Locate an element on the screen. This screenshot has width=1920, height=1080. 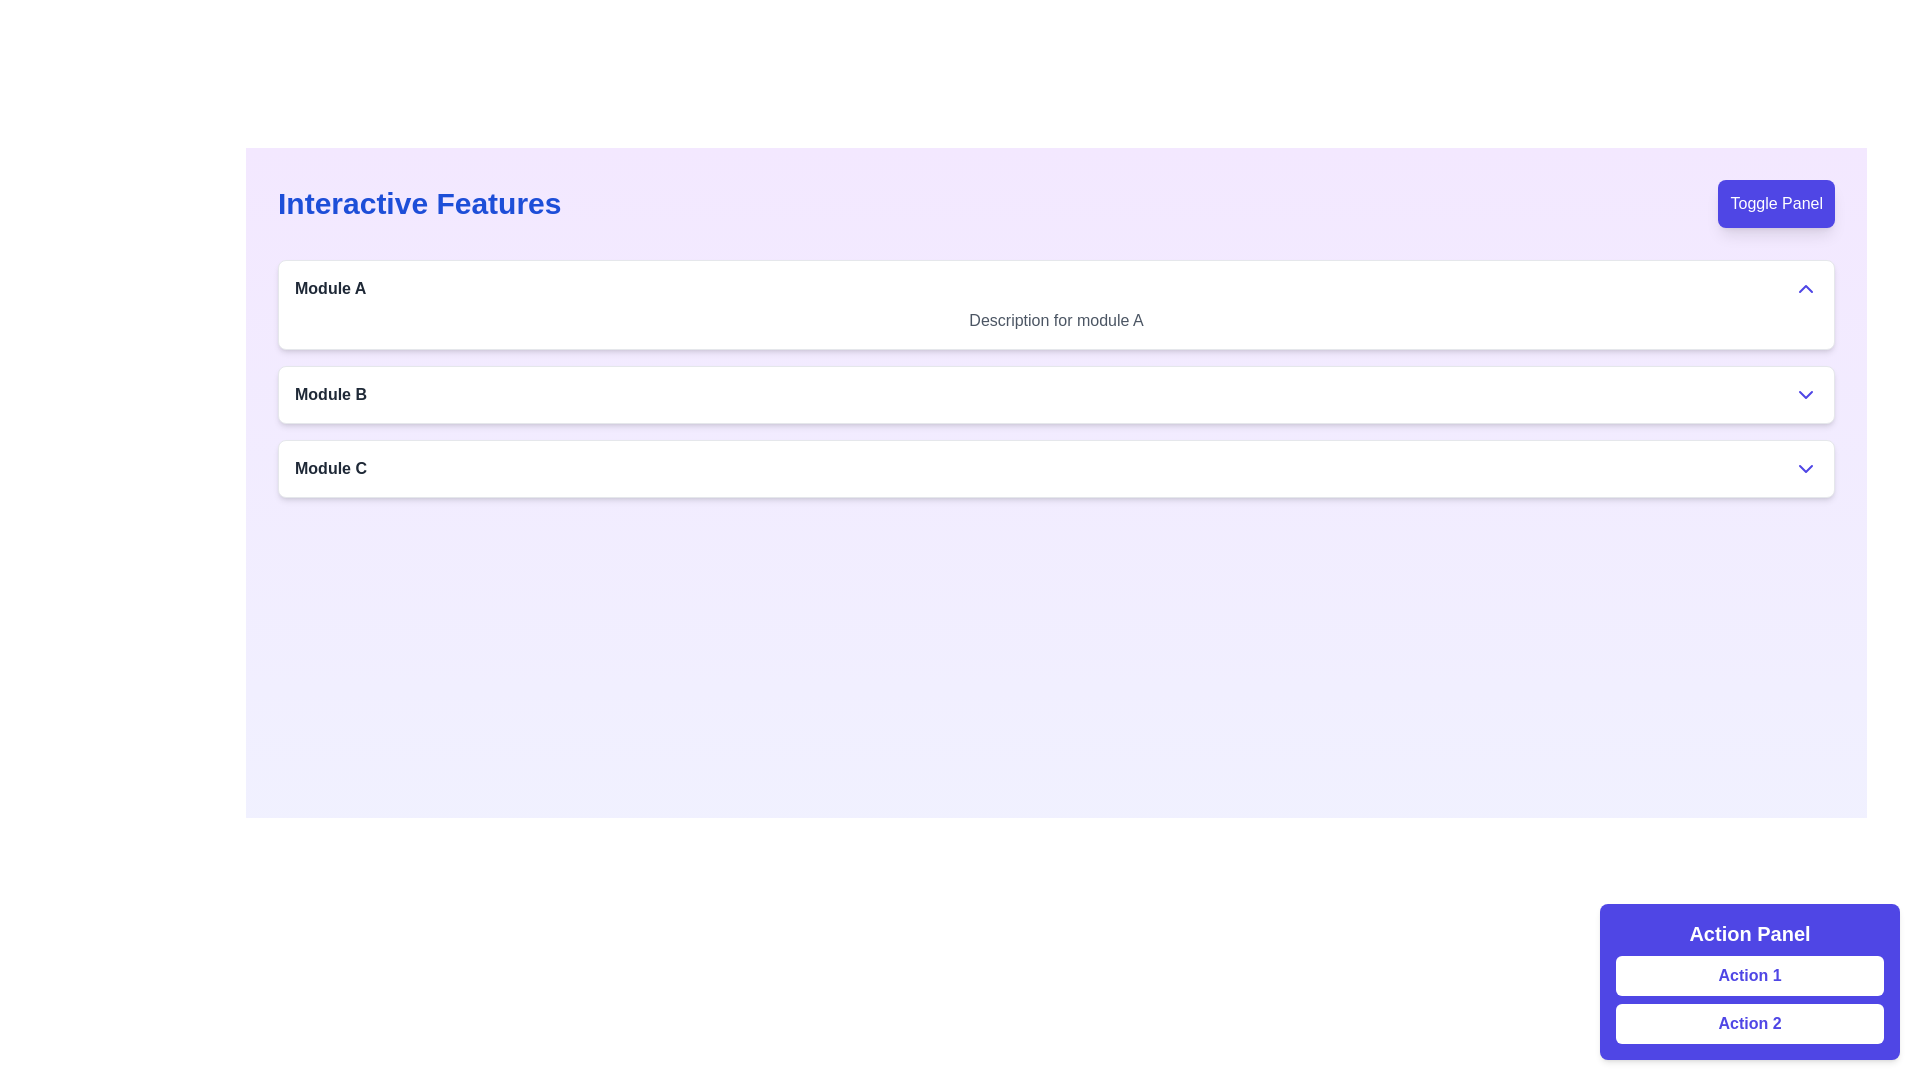
text label that serves as a title for the module, helping users identify the section it represents is located at coordinates (330, 289).